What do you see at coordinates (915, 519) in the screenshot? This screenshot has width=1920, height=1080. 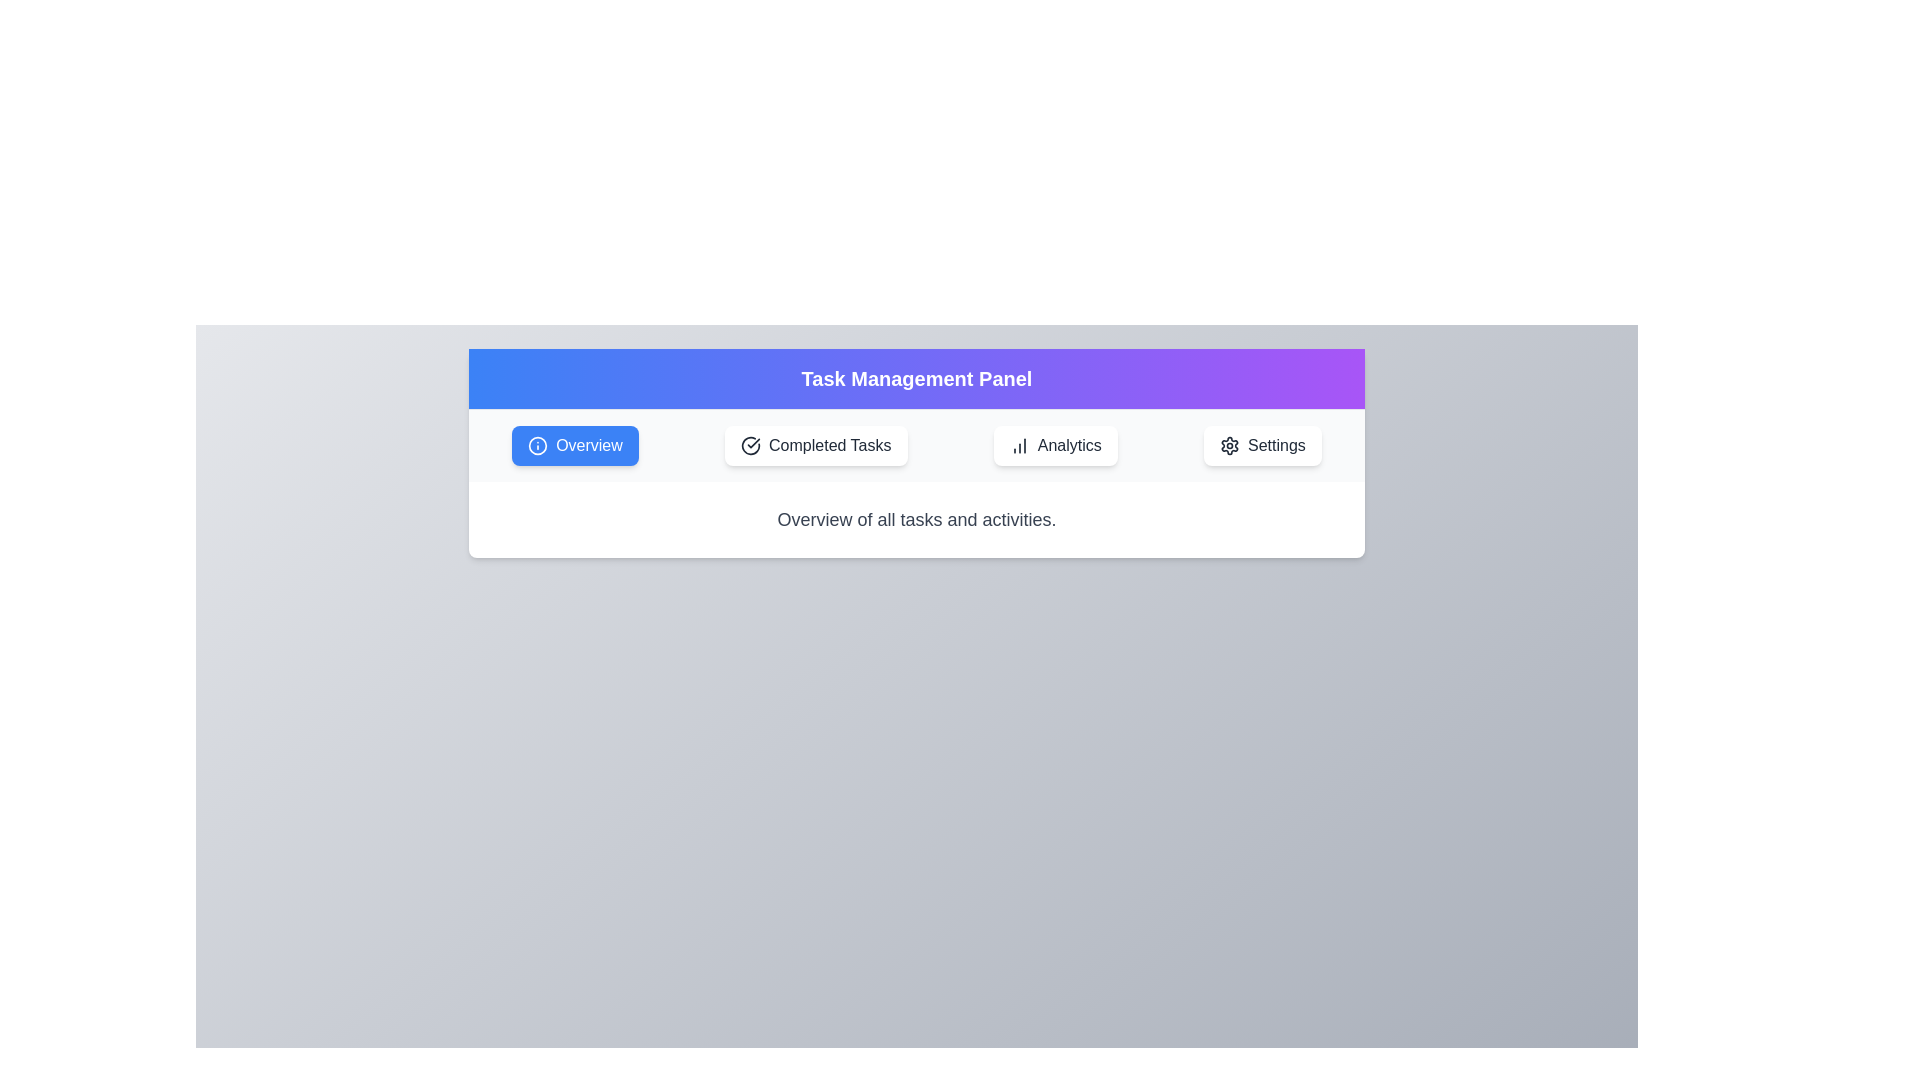 I see `the text label displaying 'Overview of all tasks and activities.' which is styled in gray color and located below the main navigation options` at bounding box center [915, 519].